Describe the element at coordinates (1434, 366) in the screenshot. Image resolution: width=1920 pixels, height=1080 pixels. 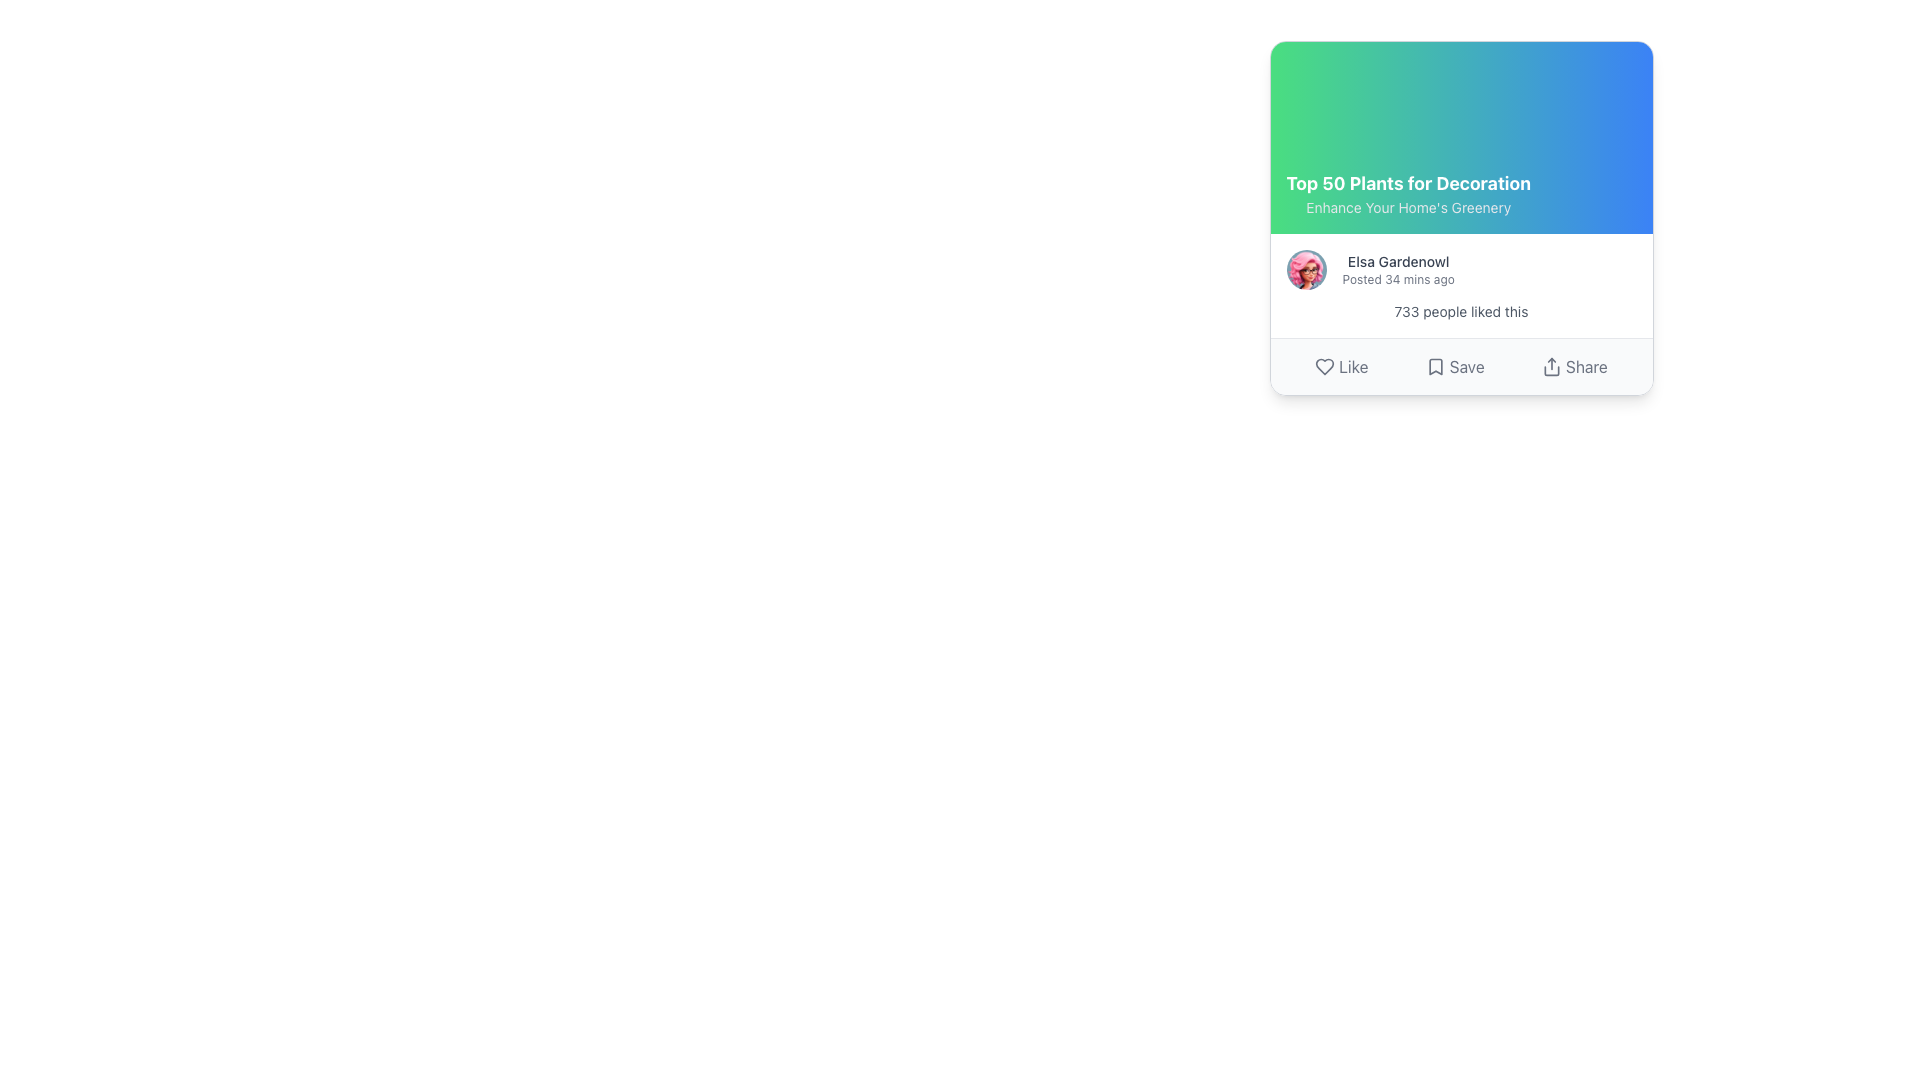
I see `the save/bookmark icon located at the bottom central area of the content card, immediately to the left of the 'Save' text` at that location.